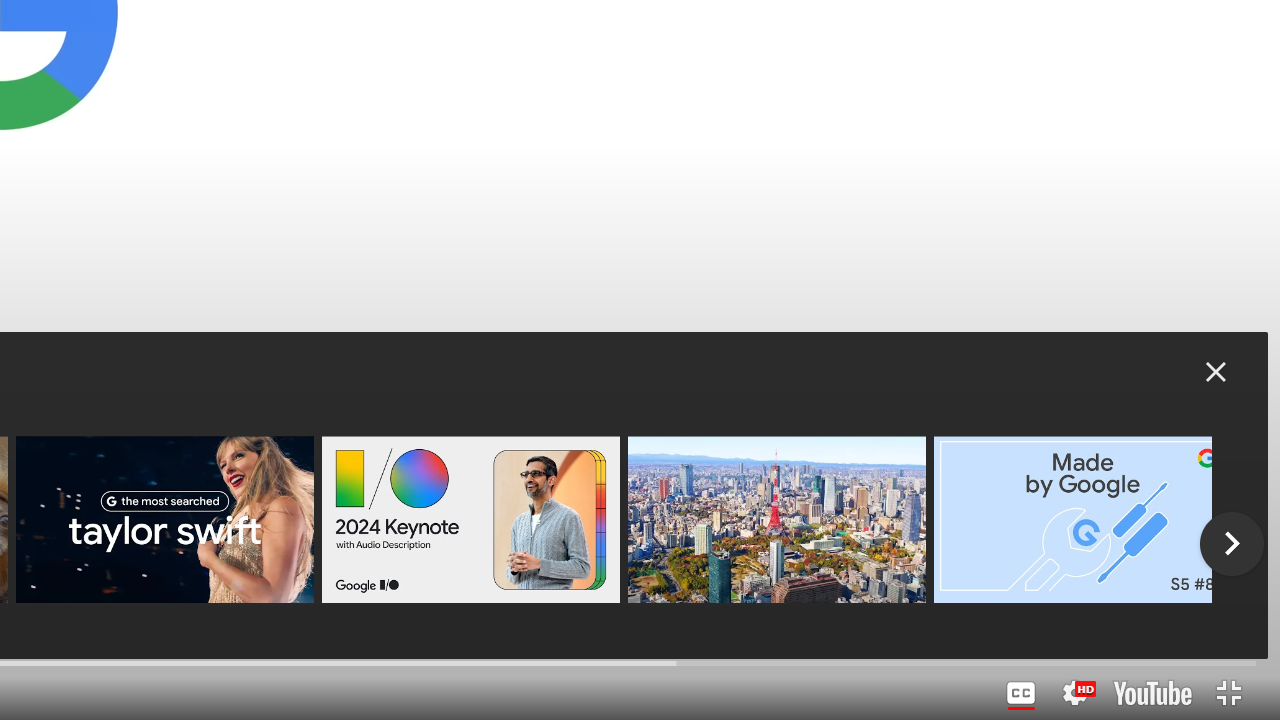  I want to click on 'Hide more videos', so click(1215, 371).